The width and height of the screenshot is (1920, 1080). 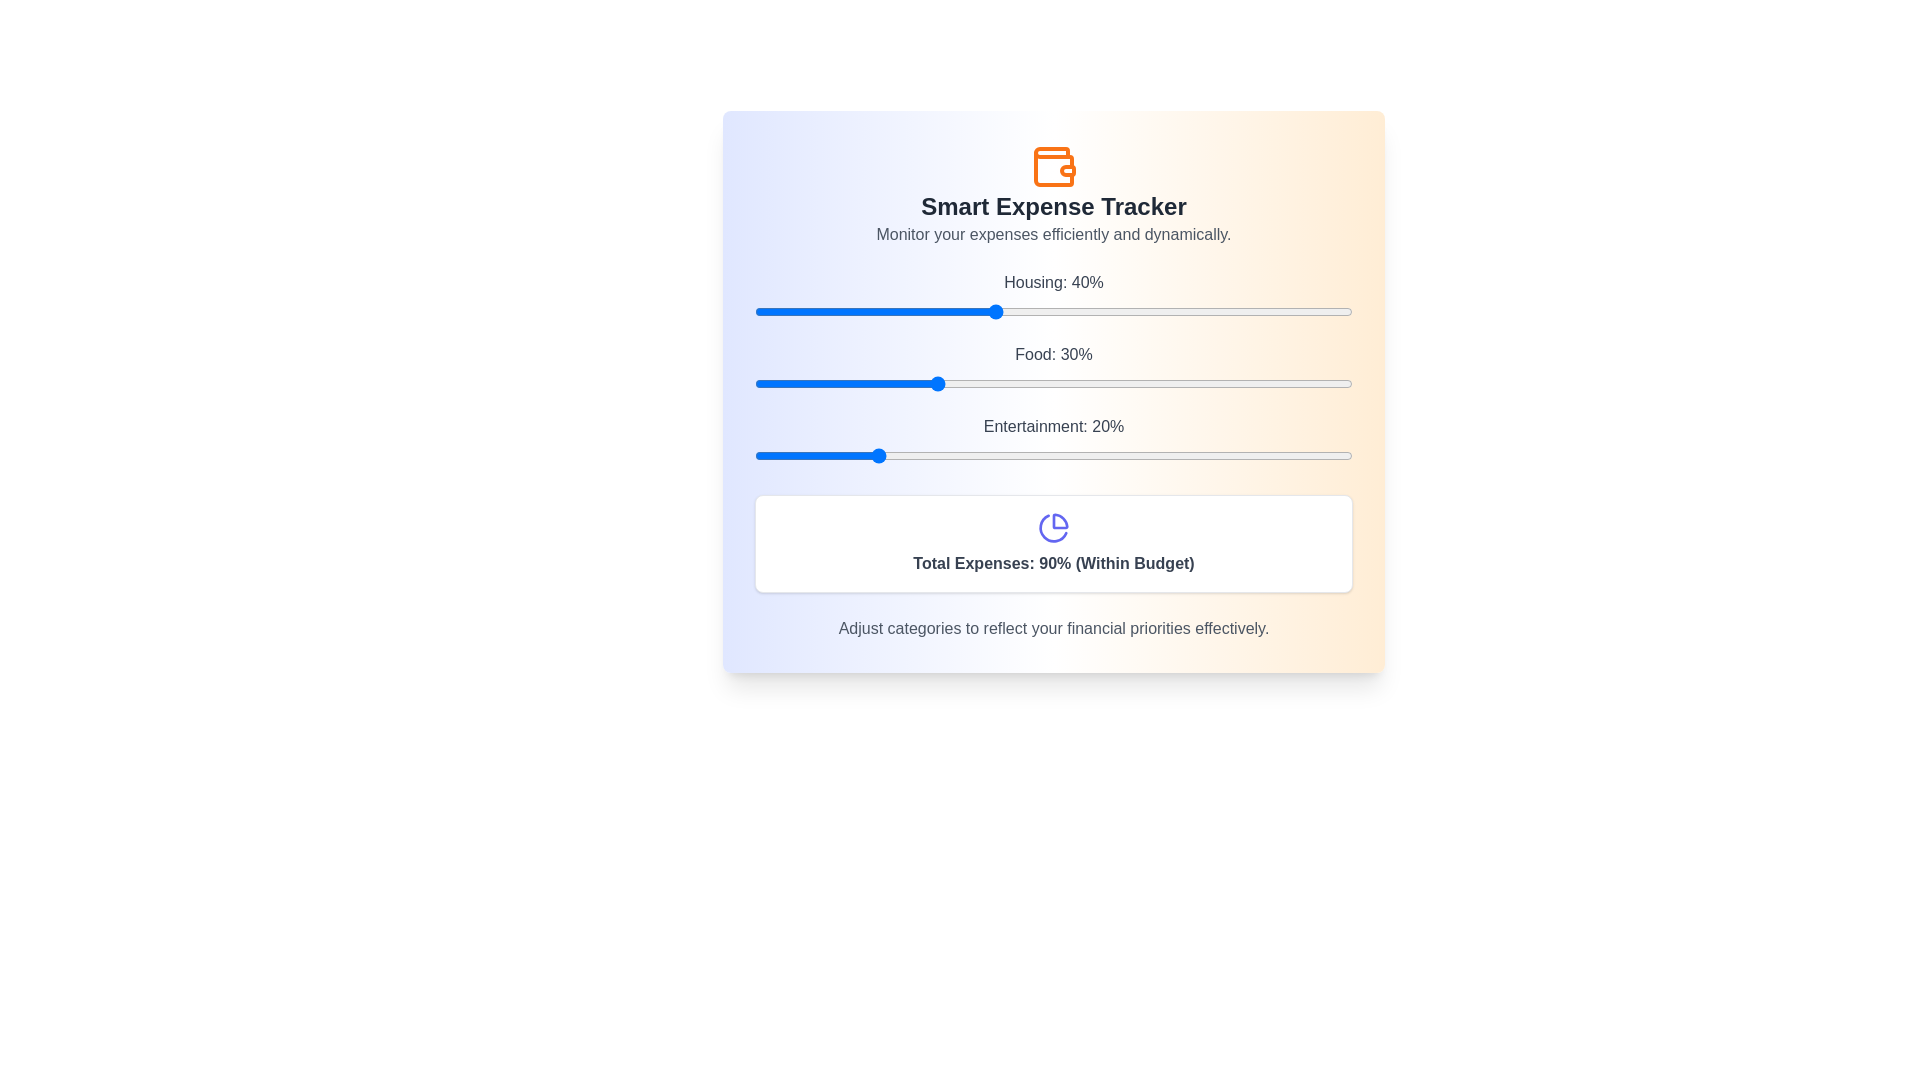 I want to click on the Entertainment slider to 32%, so click(x=945, y=455).